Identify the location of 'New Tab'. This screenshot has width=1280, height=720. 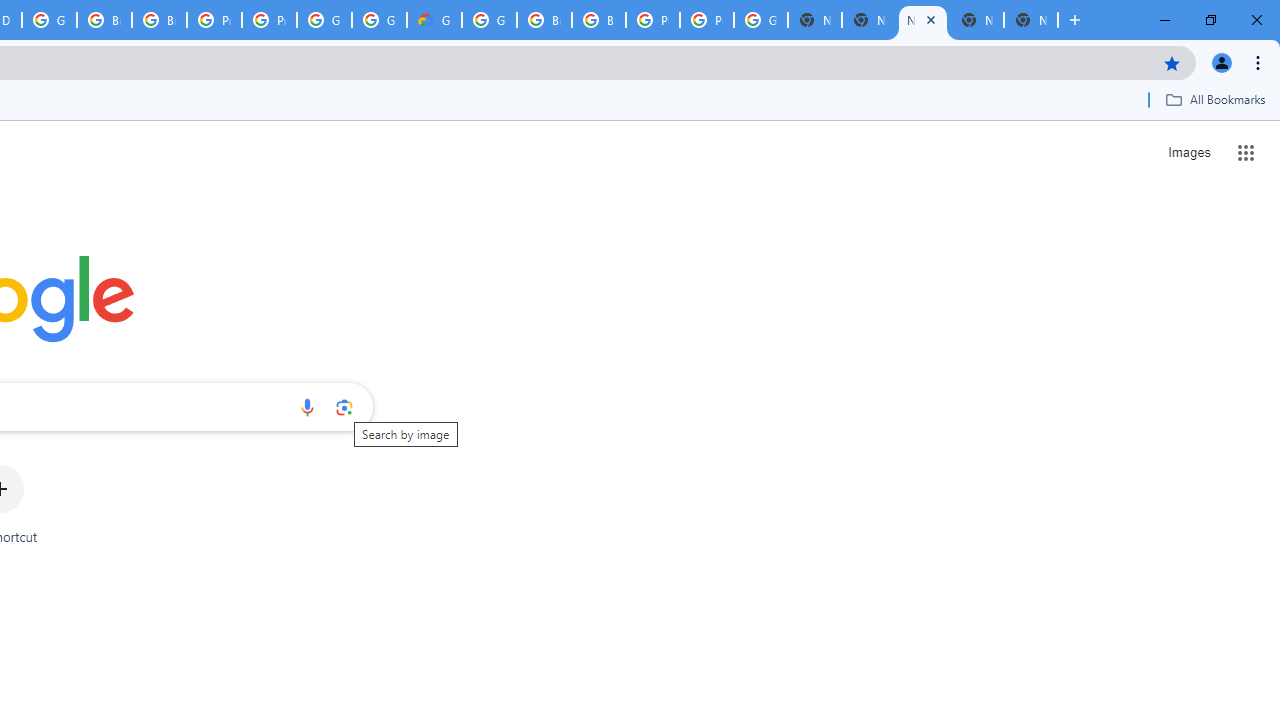
(1031, 20).